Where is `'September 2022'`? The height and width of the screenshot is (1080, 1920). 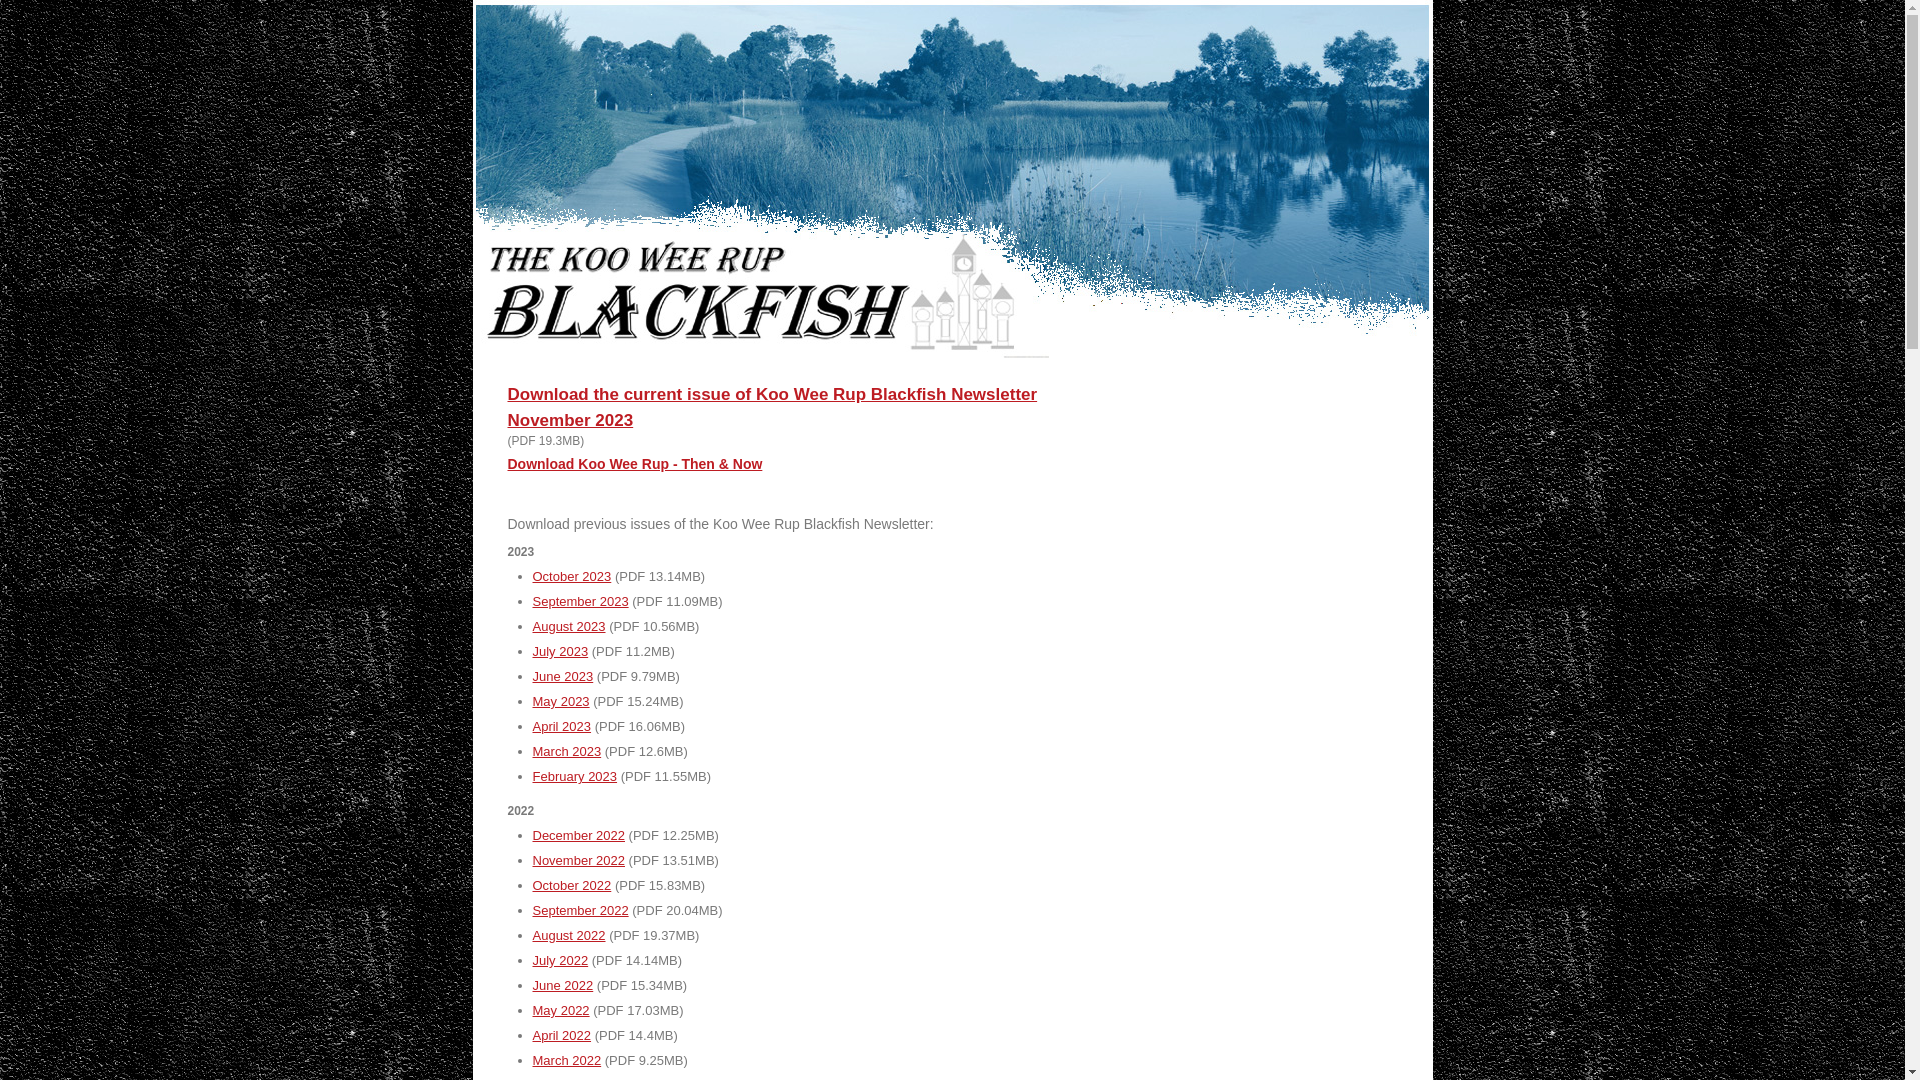
'September 2022' is located at coordinates (579, 910).